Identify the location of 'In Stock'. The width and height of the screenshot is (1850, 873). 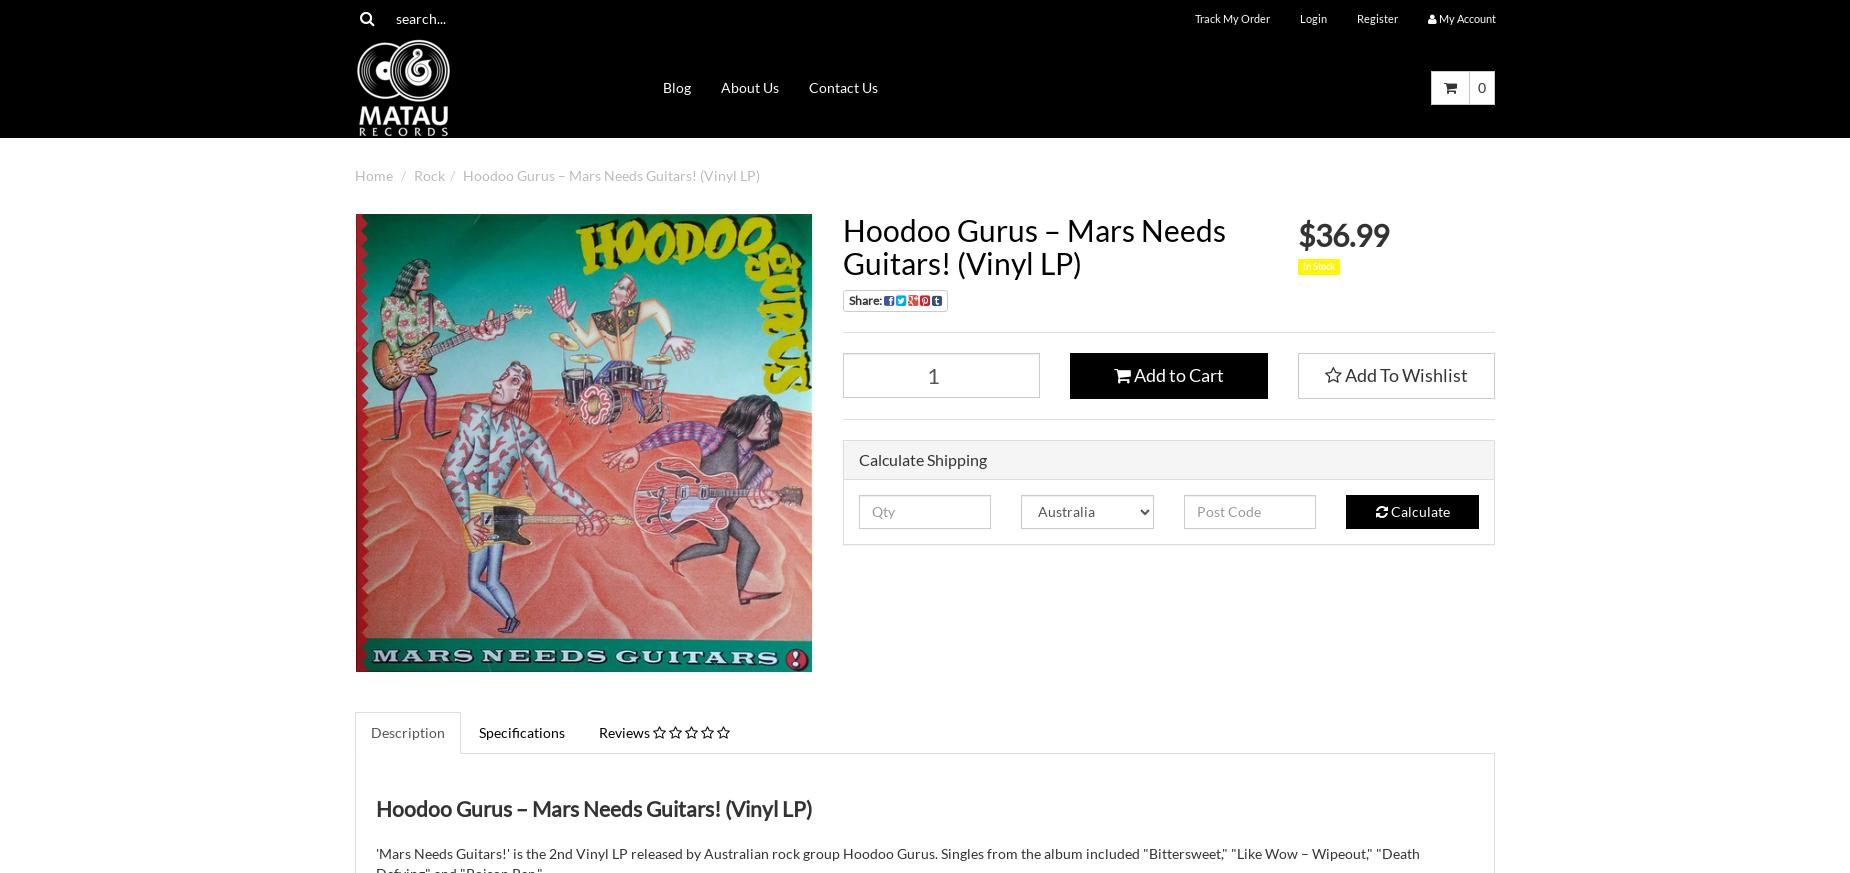
(1301, 265).